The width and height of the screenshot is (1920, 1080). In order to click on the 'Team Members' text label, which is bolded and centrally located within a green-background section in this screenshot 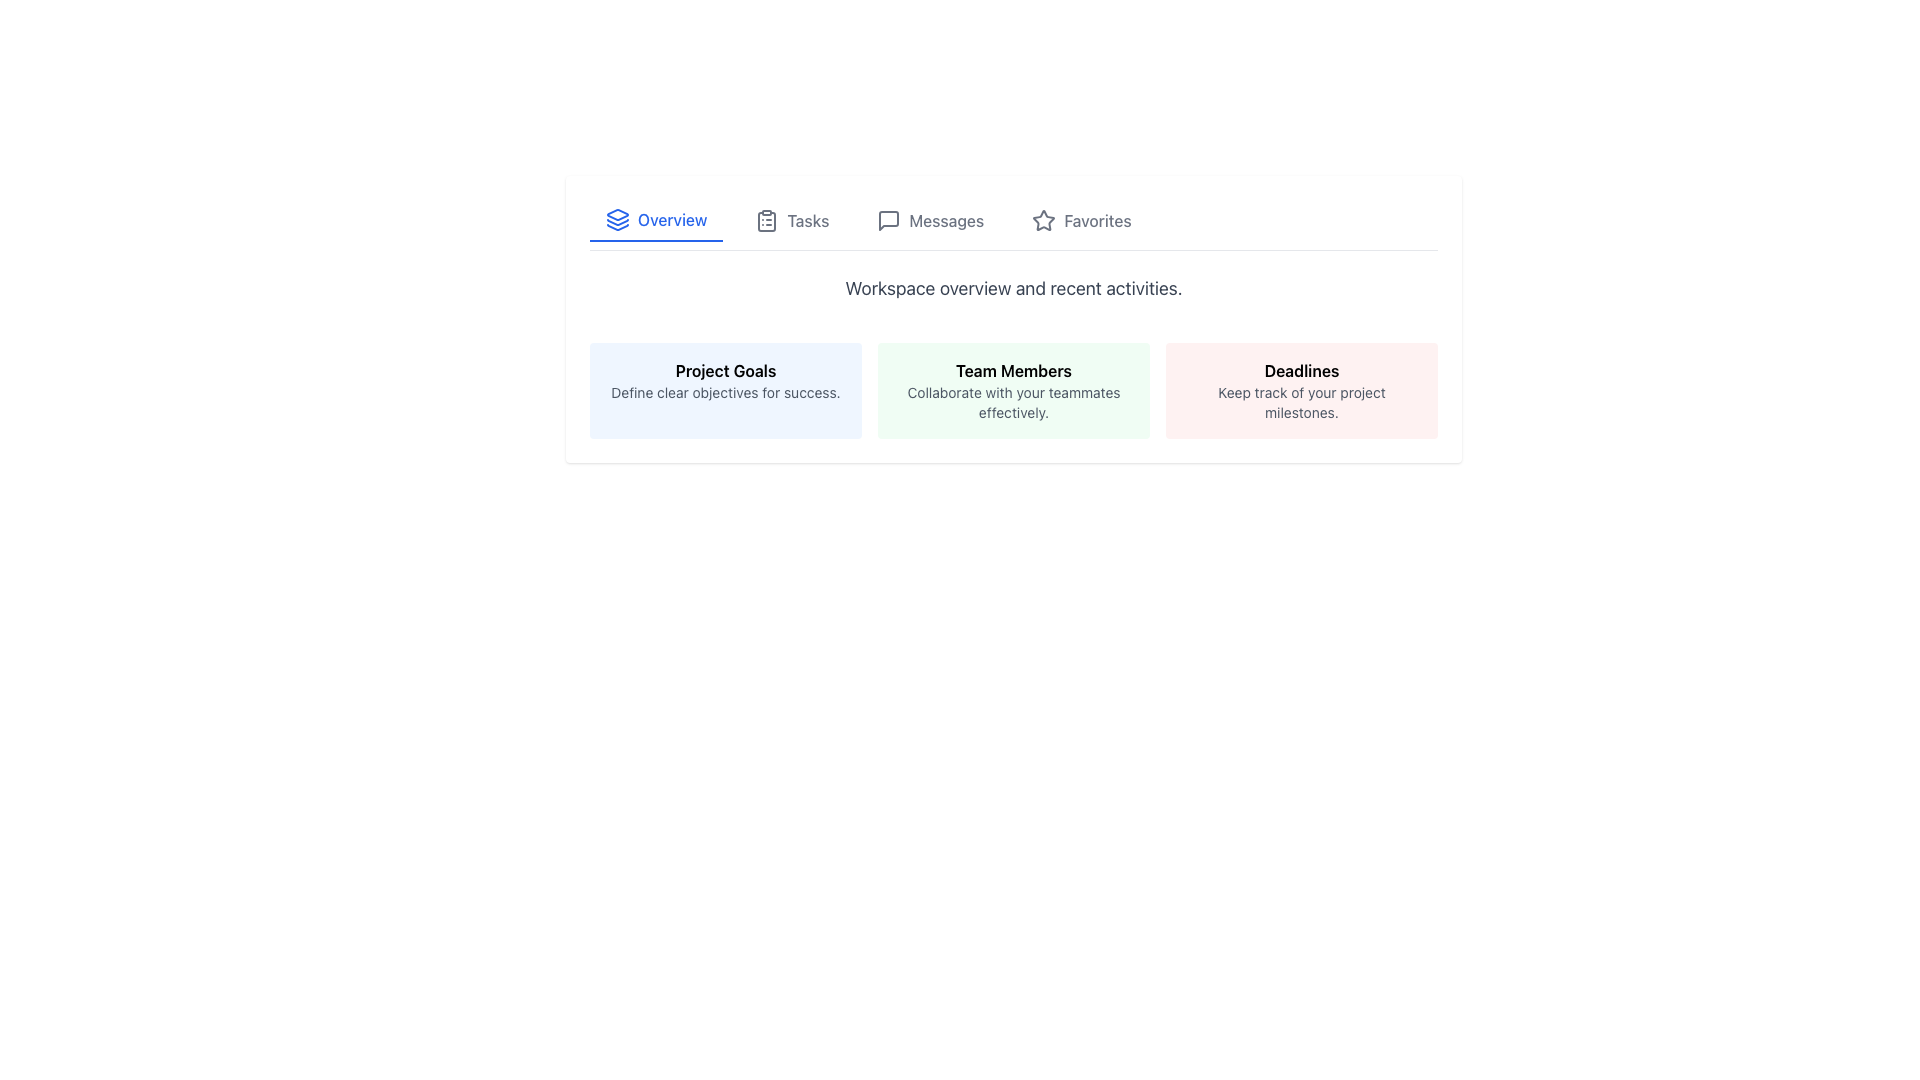, I will do `click(1013, 370)`.